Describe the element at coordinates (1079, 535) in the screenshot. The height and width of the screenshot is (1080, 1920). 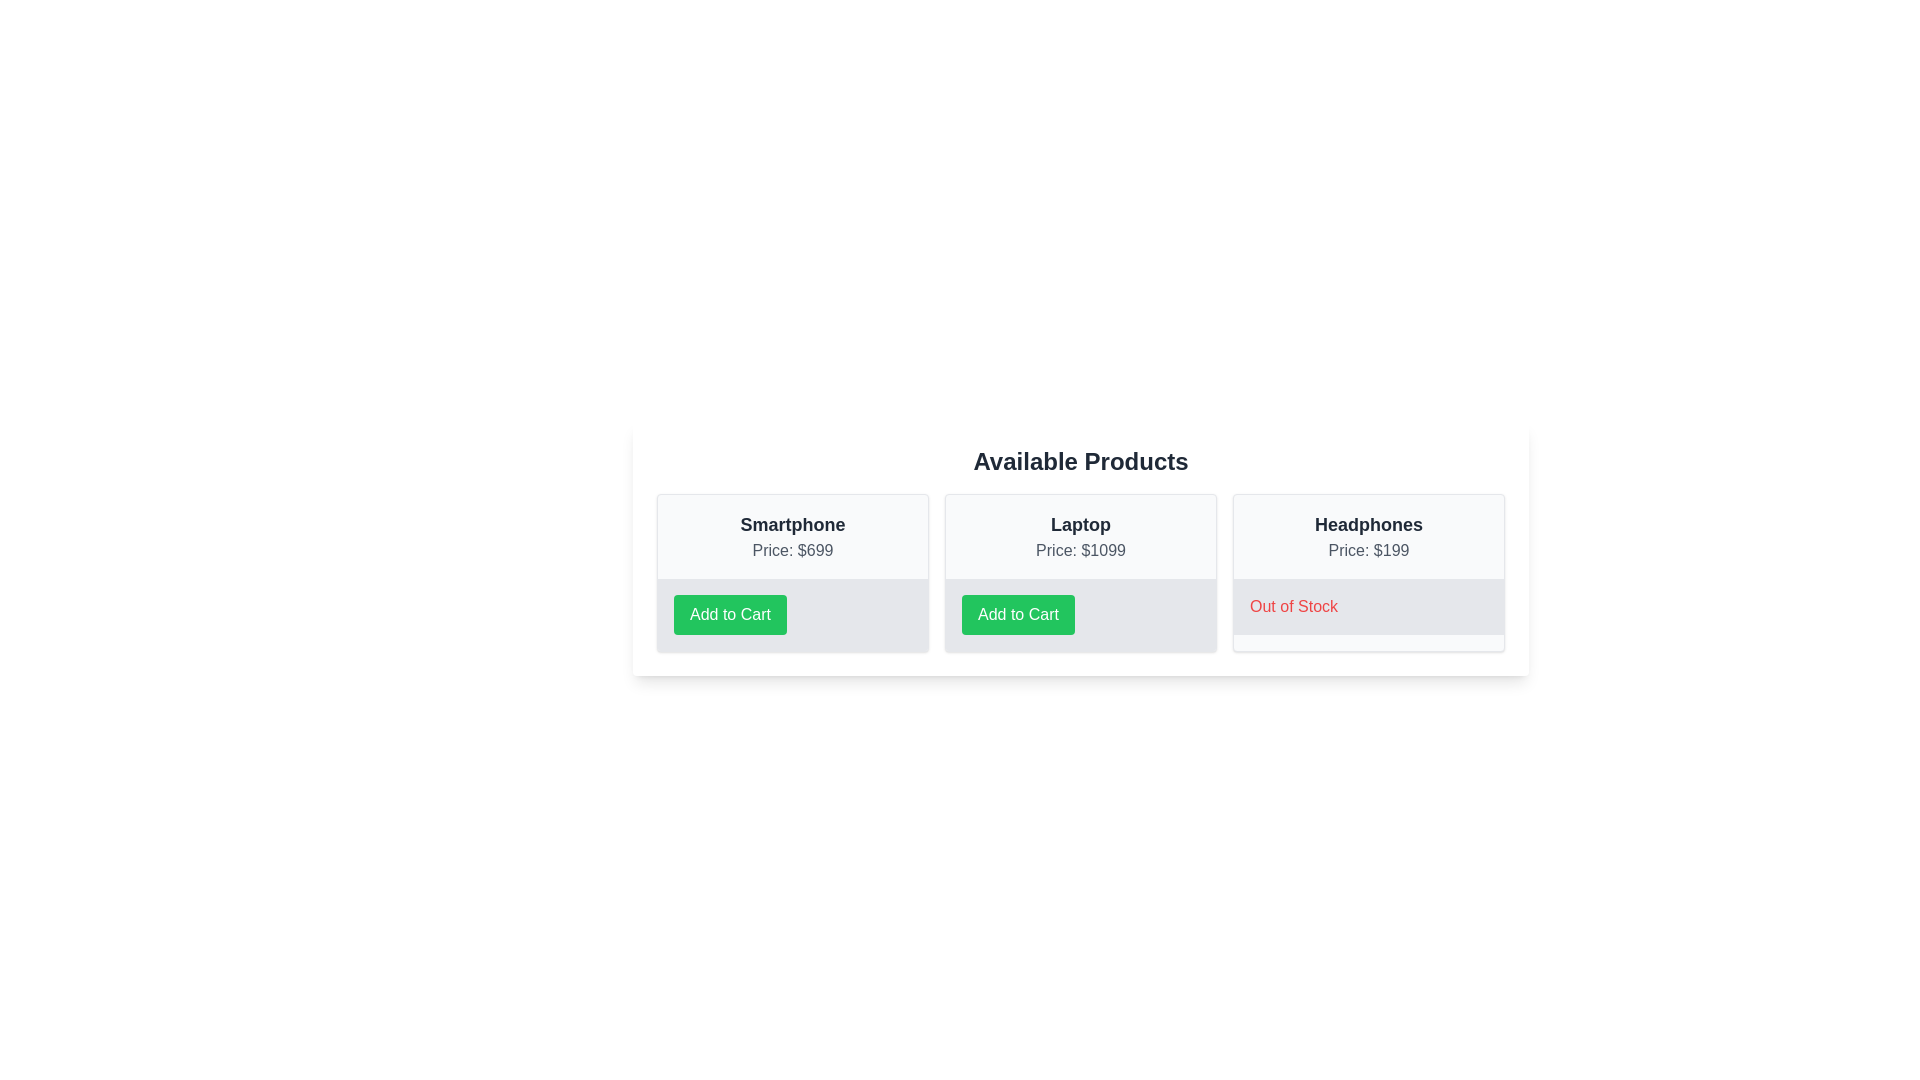
I see `the text display component that shows 'Laptop' in bold, larger font size, located above the smaller gray text 'Price: $1099', positioned in the middle of the product cards` at that location.